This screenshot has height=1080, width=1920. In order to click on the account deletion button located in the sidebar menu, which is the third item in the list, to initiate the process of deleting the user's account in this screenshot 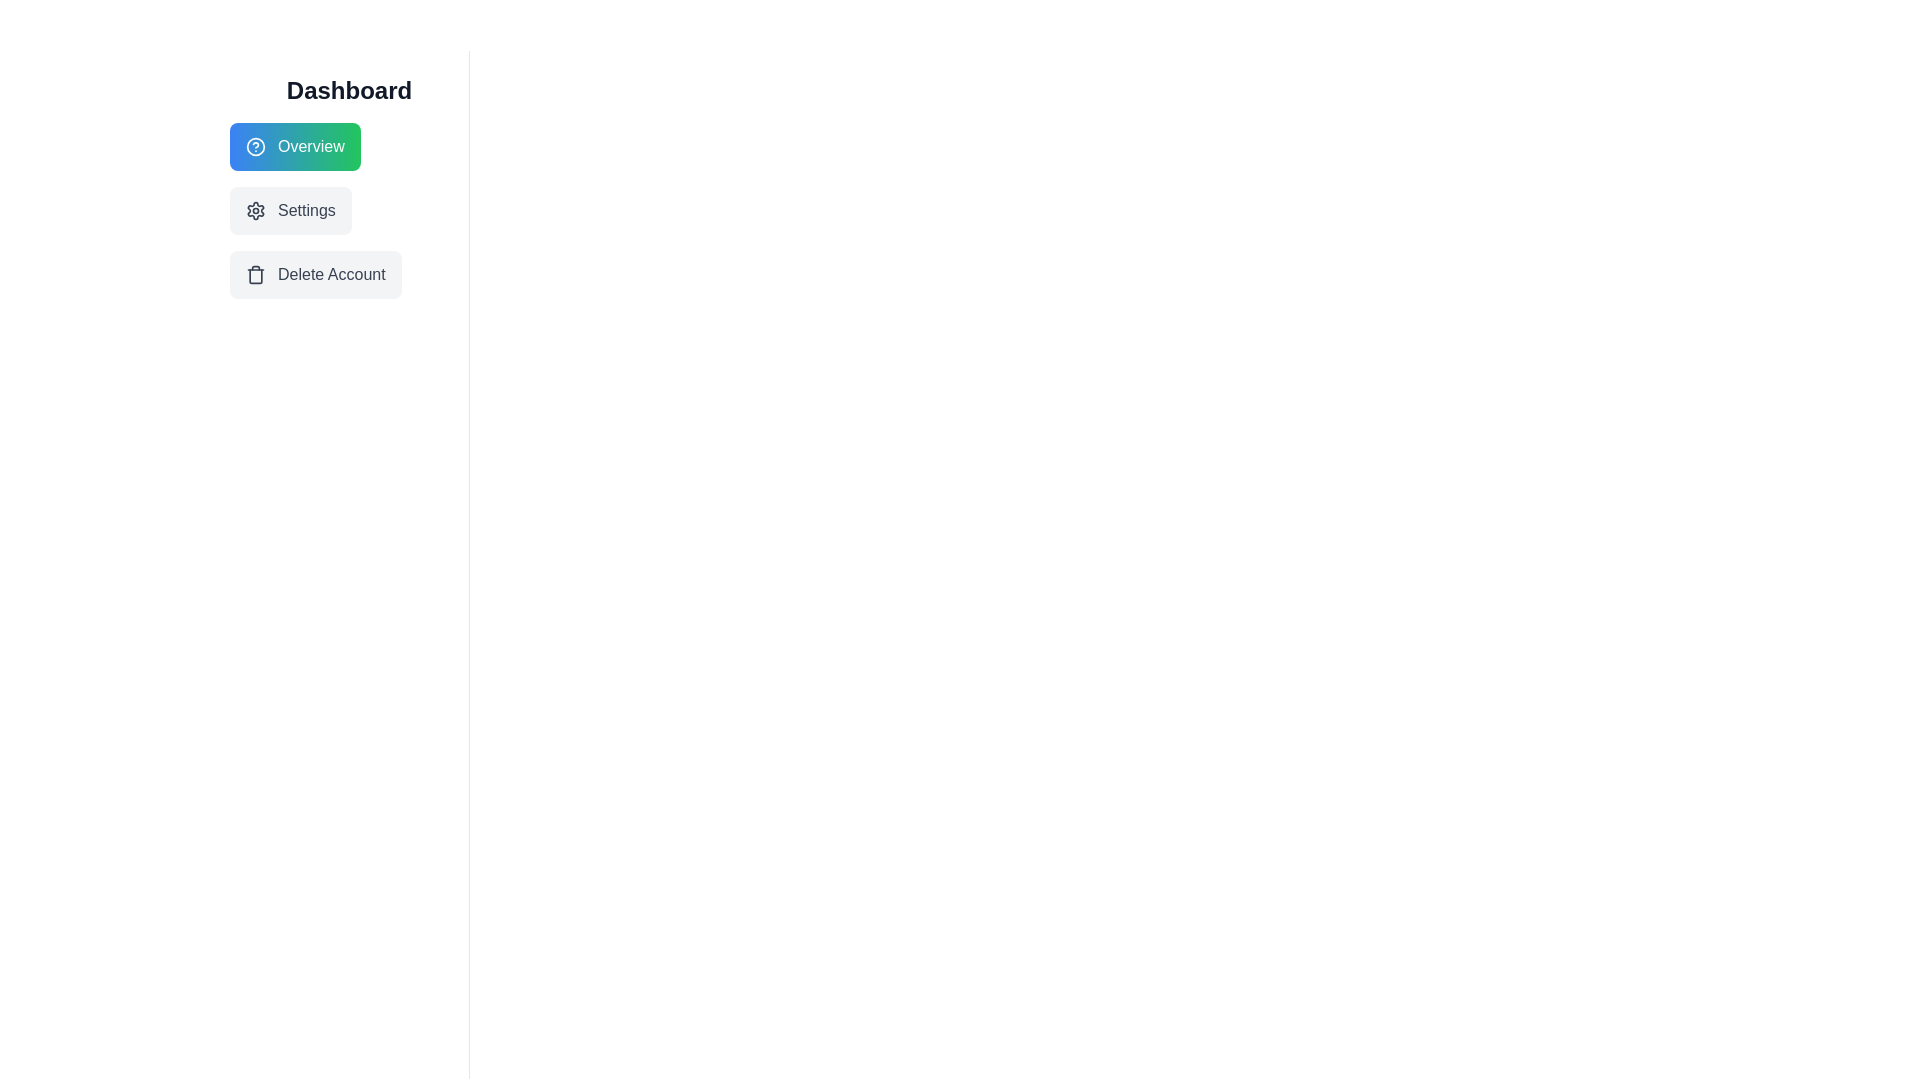, I will do `click(314, 274)`.